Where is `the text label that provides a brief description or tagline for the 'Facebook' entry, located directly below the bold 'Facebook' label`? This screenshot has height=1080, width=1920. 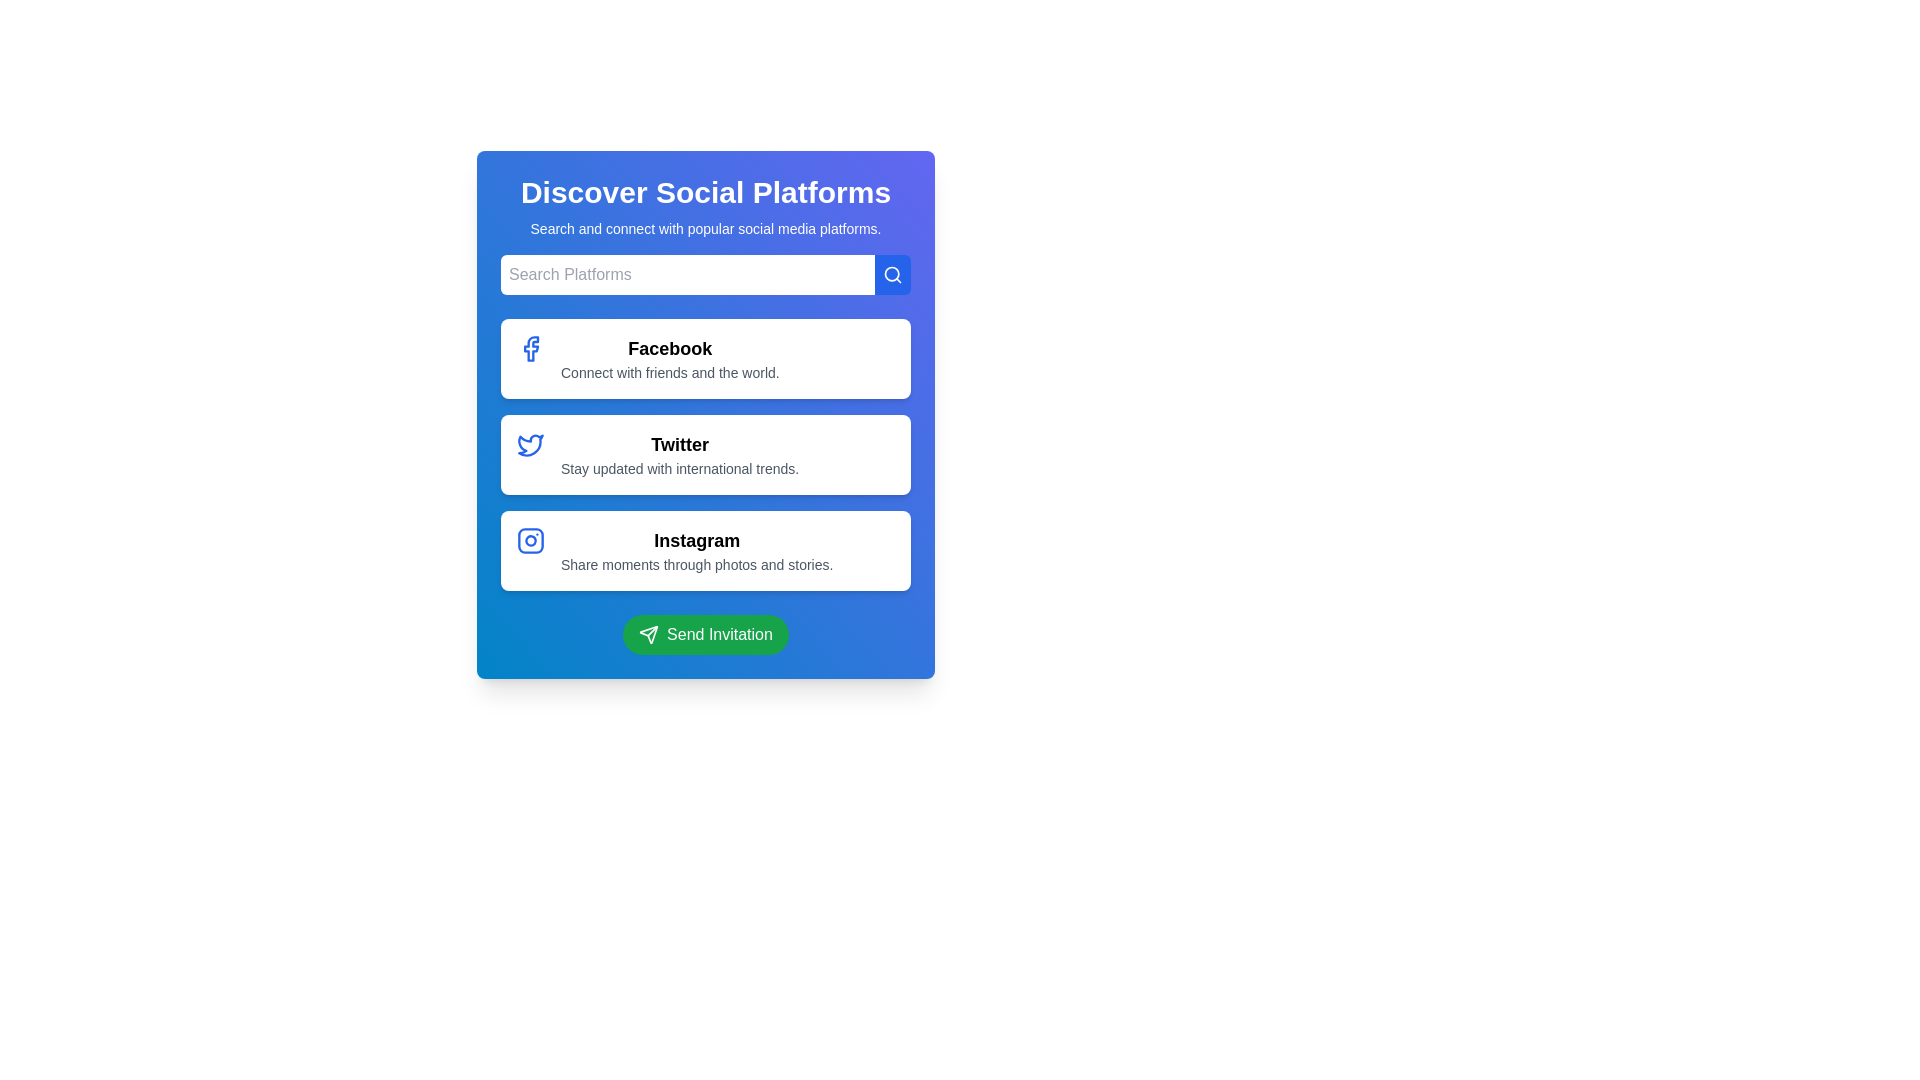 the text label that provides a brief description or tagline for the 'Facebook' entry, located directly below the bold 'Facebook' label is located at coordinates (670, 373).